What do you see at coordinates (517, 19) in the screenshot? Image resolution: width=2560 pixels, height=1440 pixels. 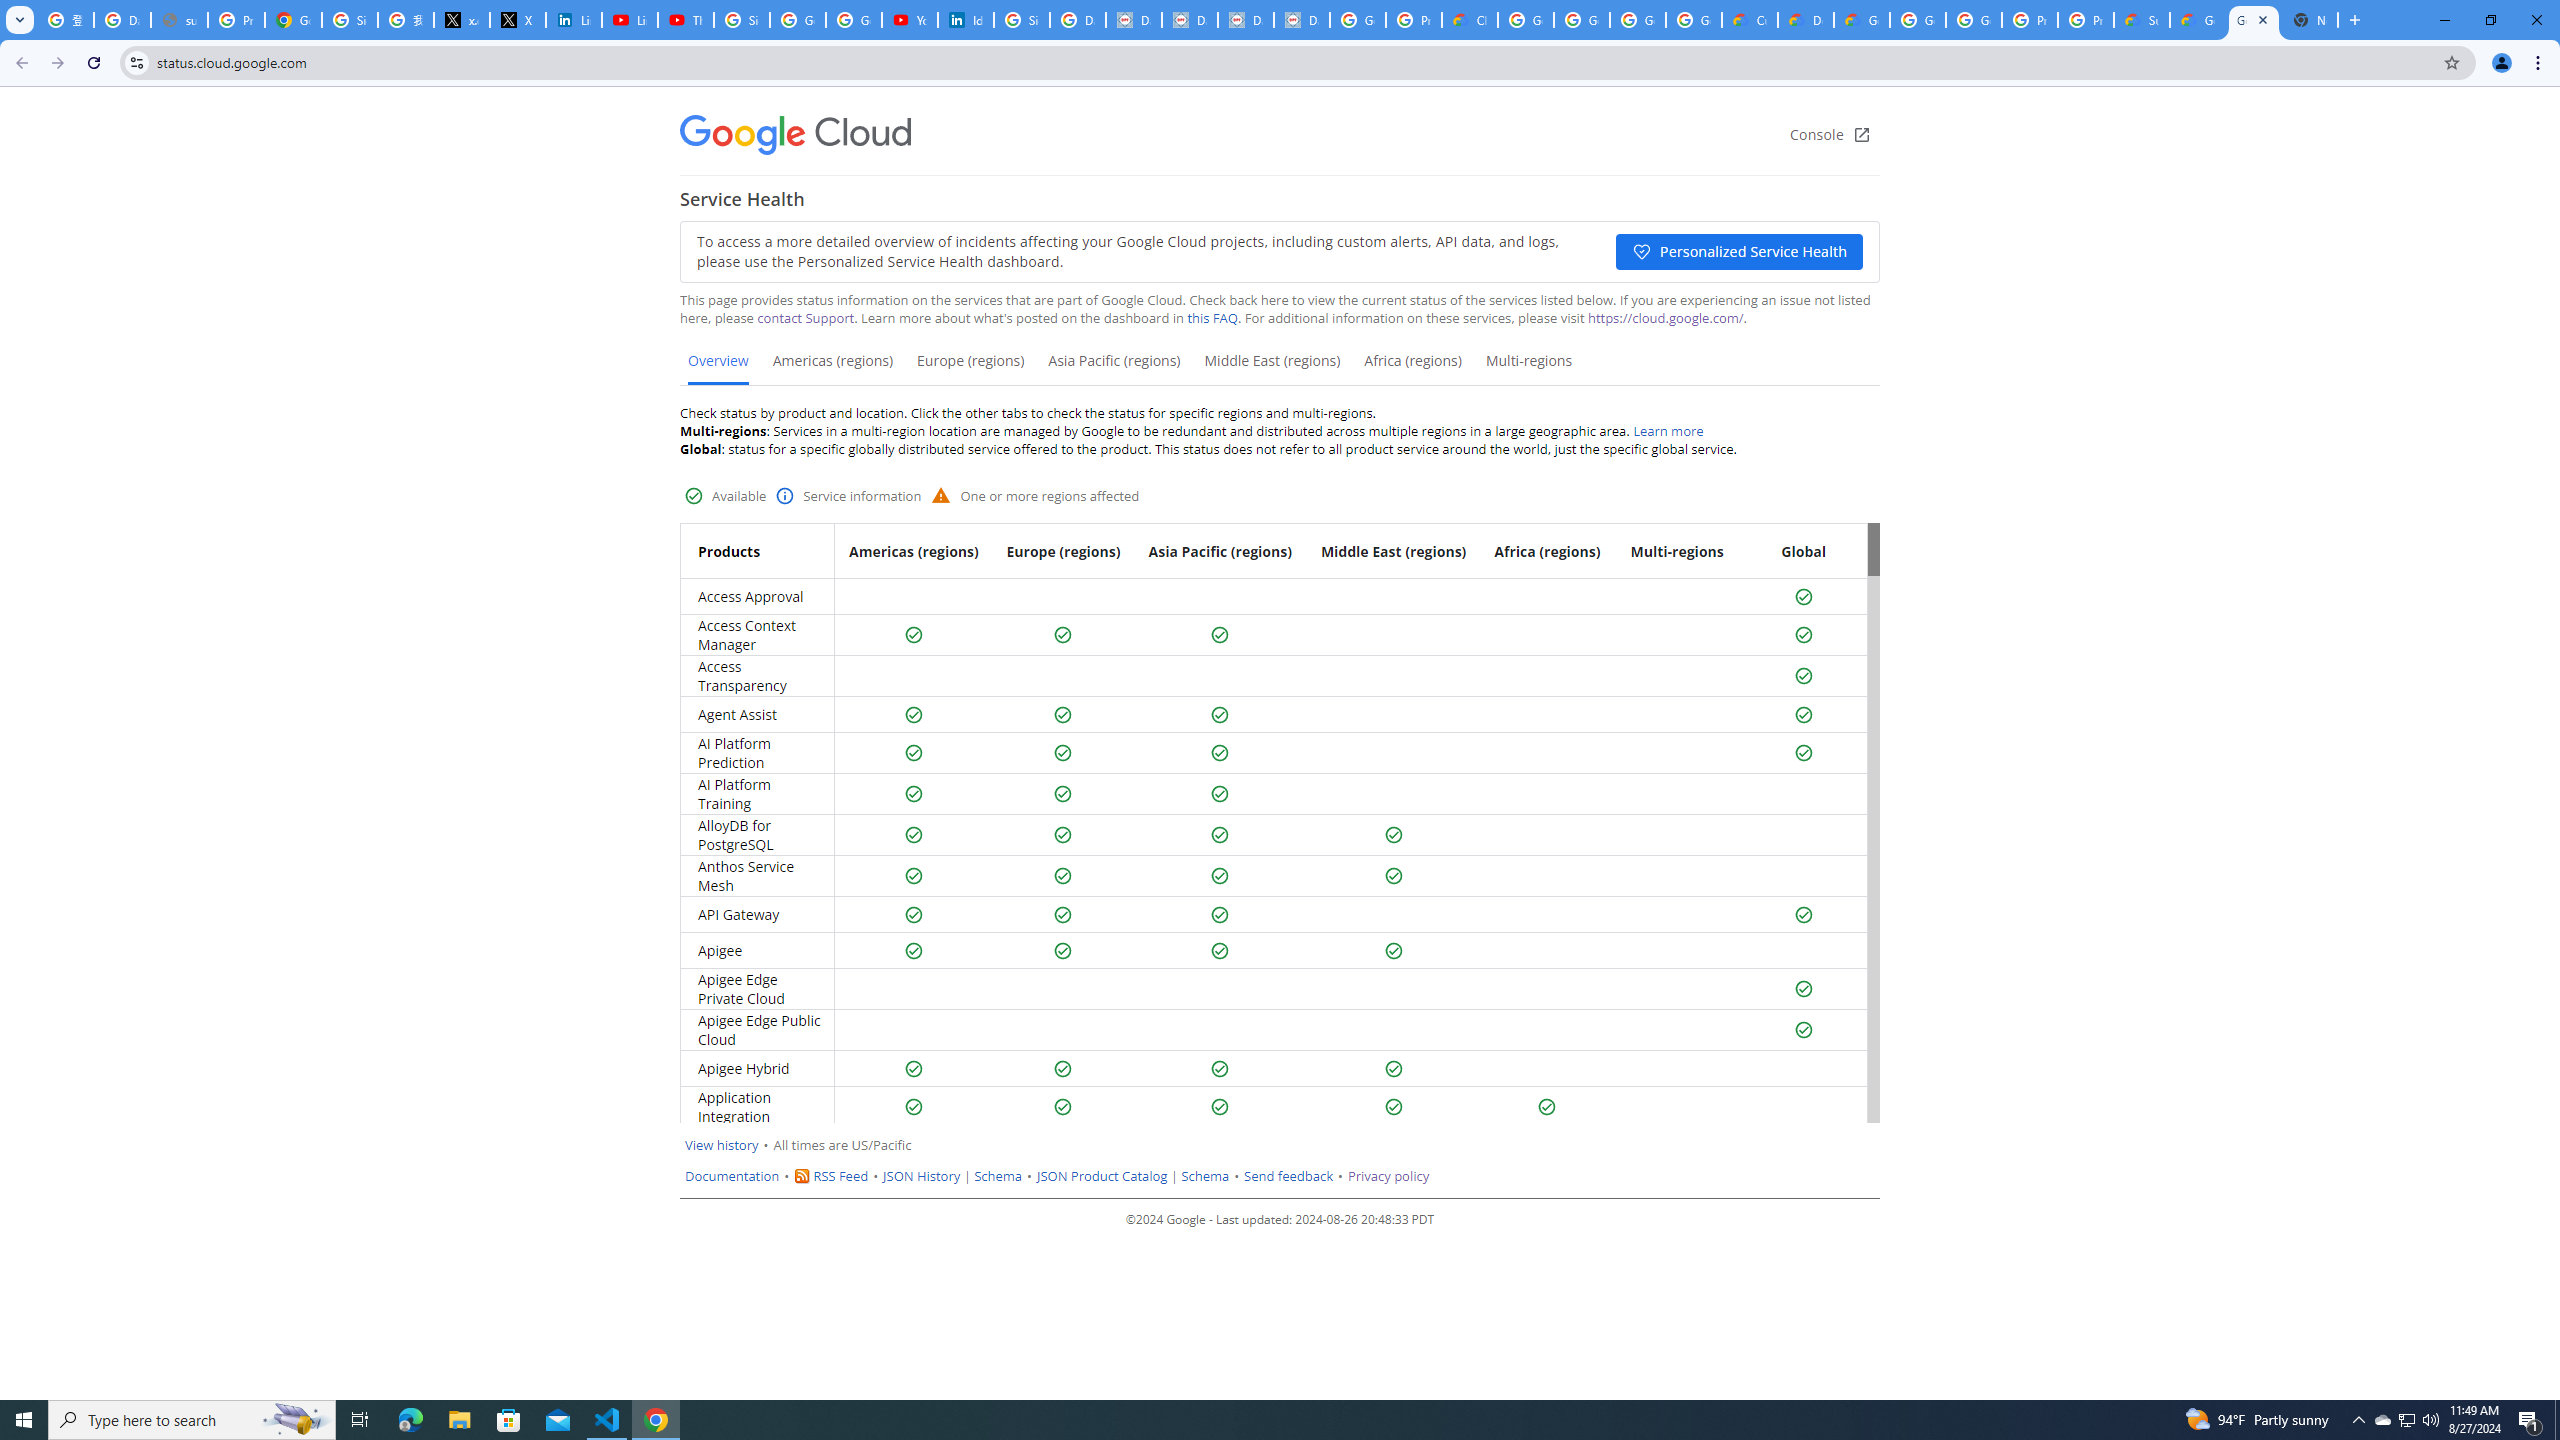 I see `'X'` at bounding box center [517, 19].